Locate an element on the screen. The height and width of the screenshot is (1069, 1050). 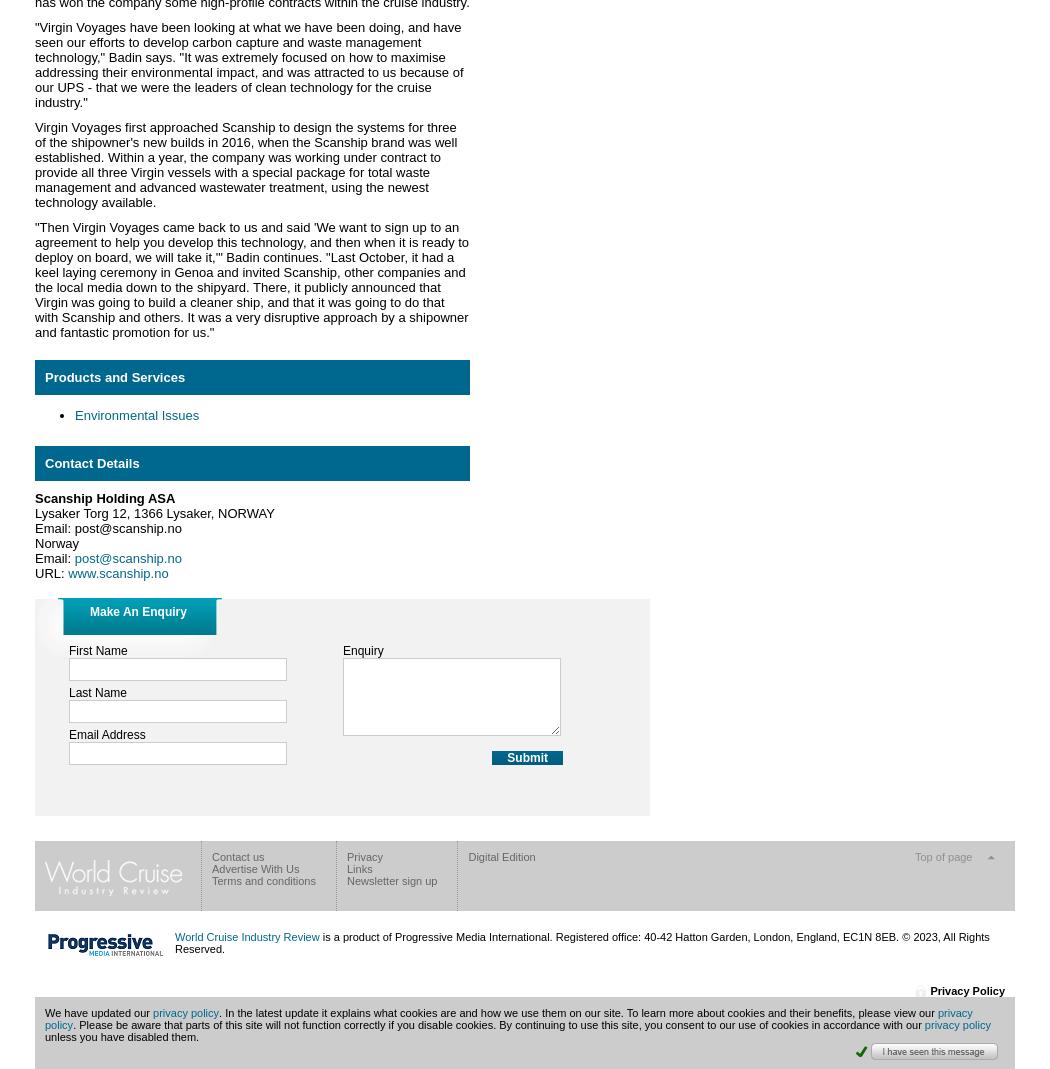
'Contact Details' is located at coordinates (44, 462).